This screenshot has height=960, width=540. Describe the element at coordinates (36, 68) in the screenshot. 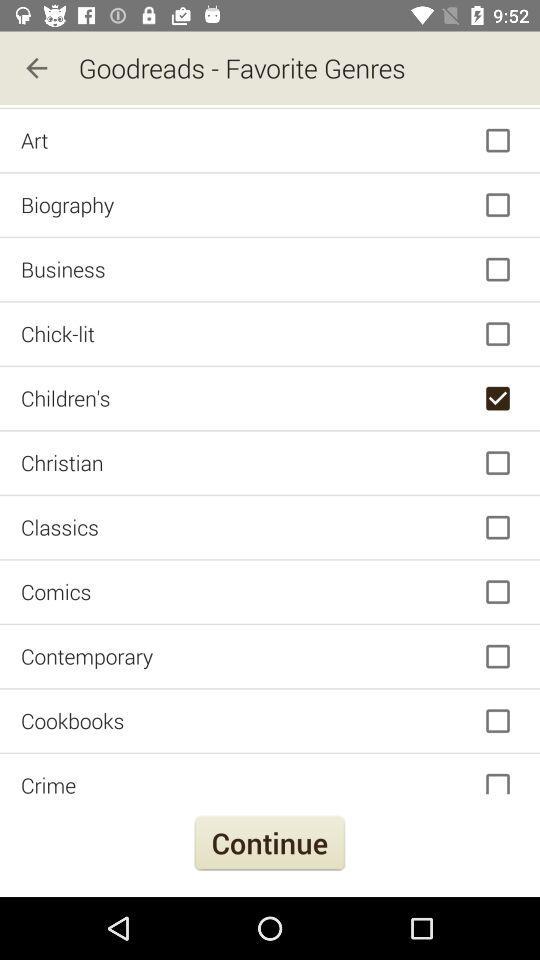

I see `the icon next to the goodreads - favorite genres` at that location.